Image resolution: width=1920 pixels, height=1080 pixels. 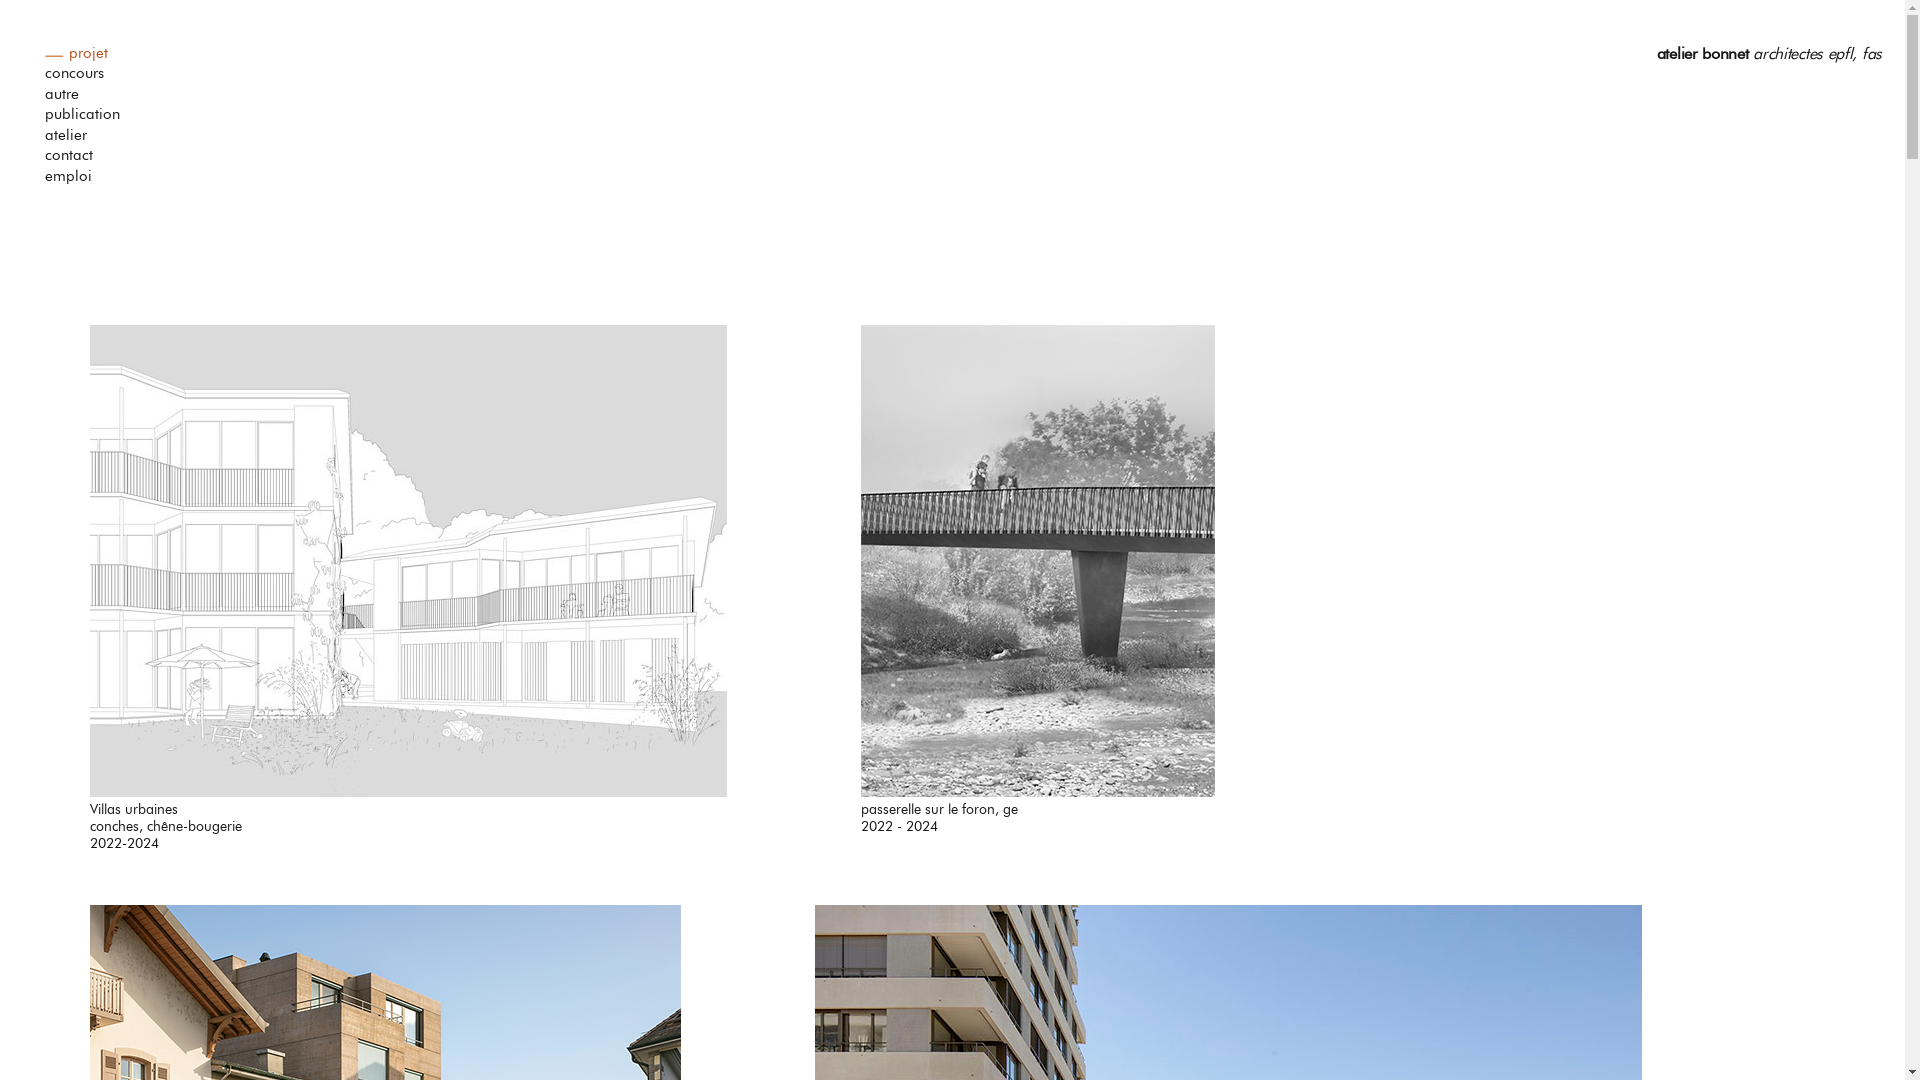 I want to click on 'emploi', so click(x=94, y=176).